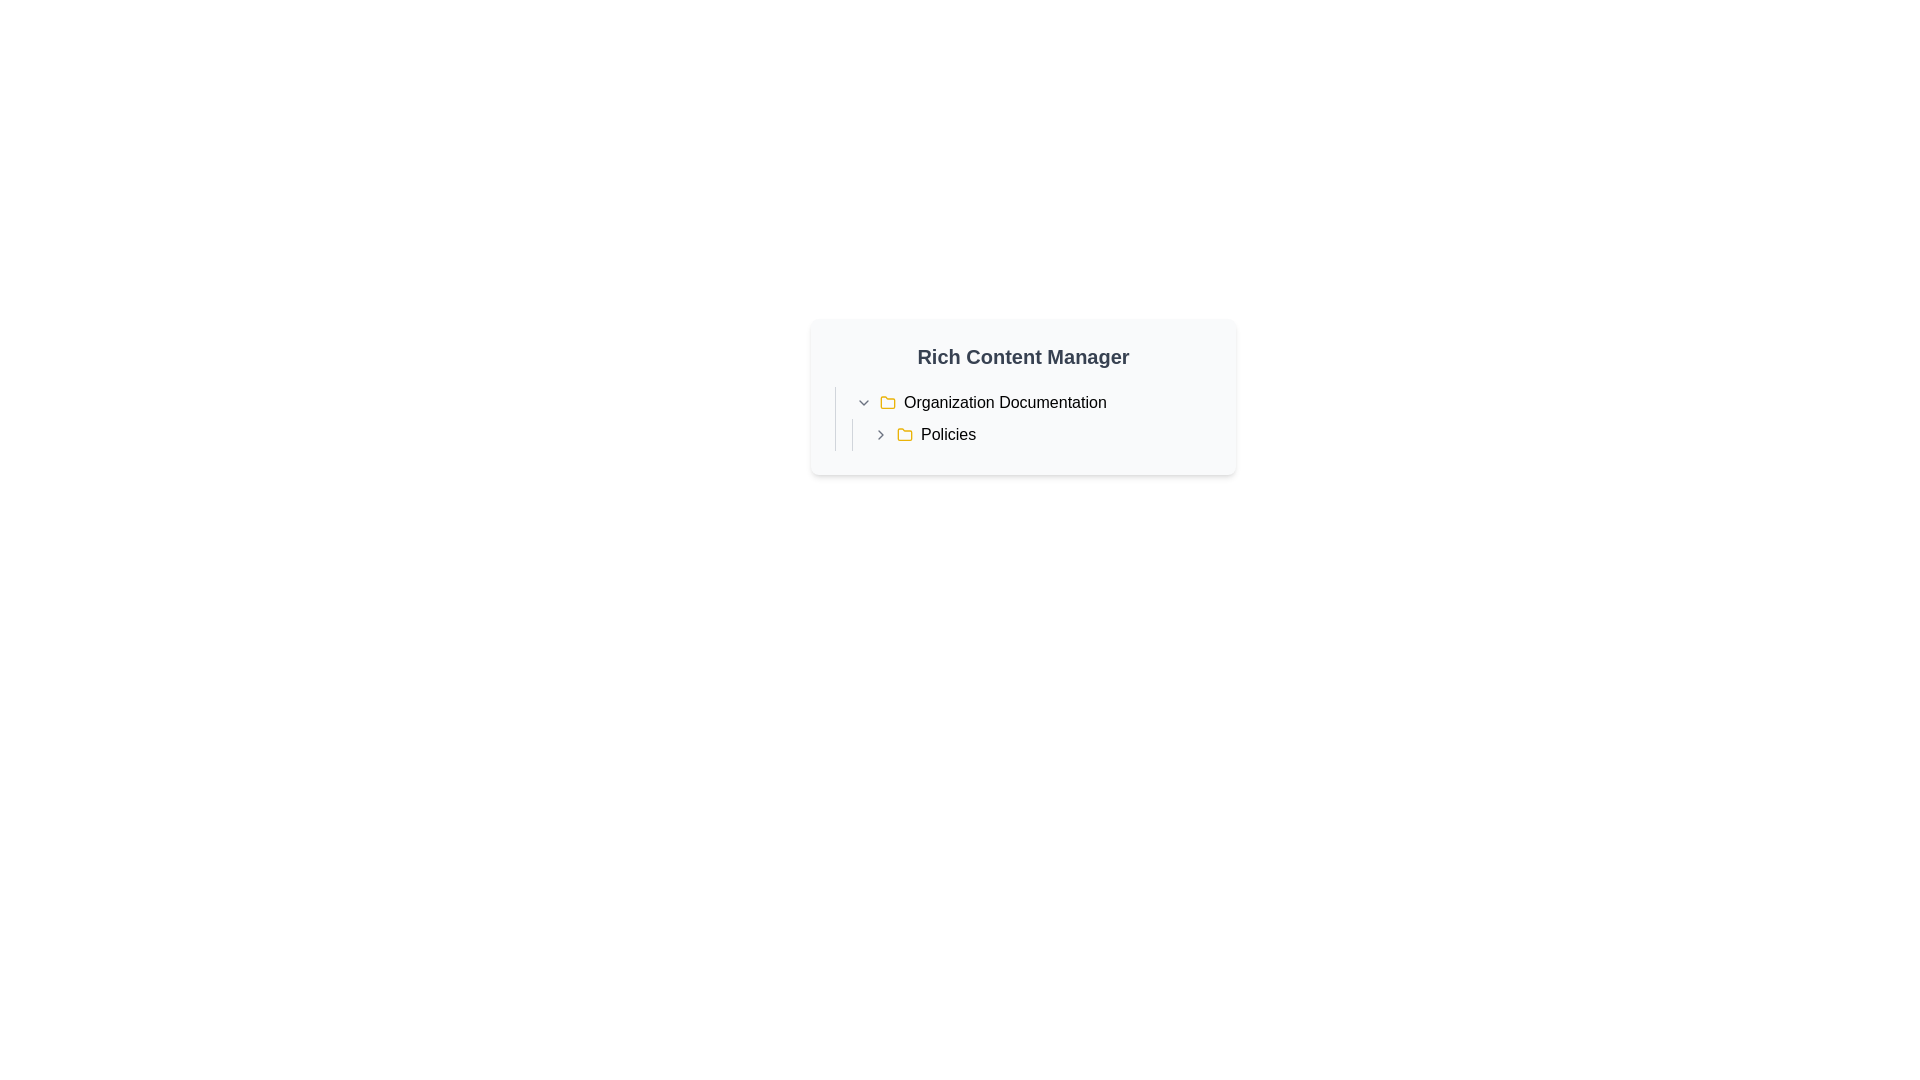 The width and height of the screenshot is (1920, 1080). Describe the element at coordinates (880, 434) in the screenshot. I see `the right-pointing gray chevron icon` at that location.